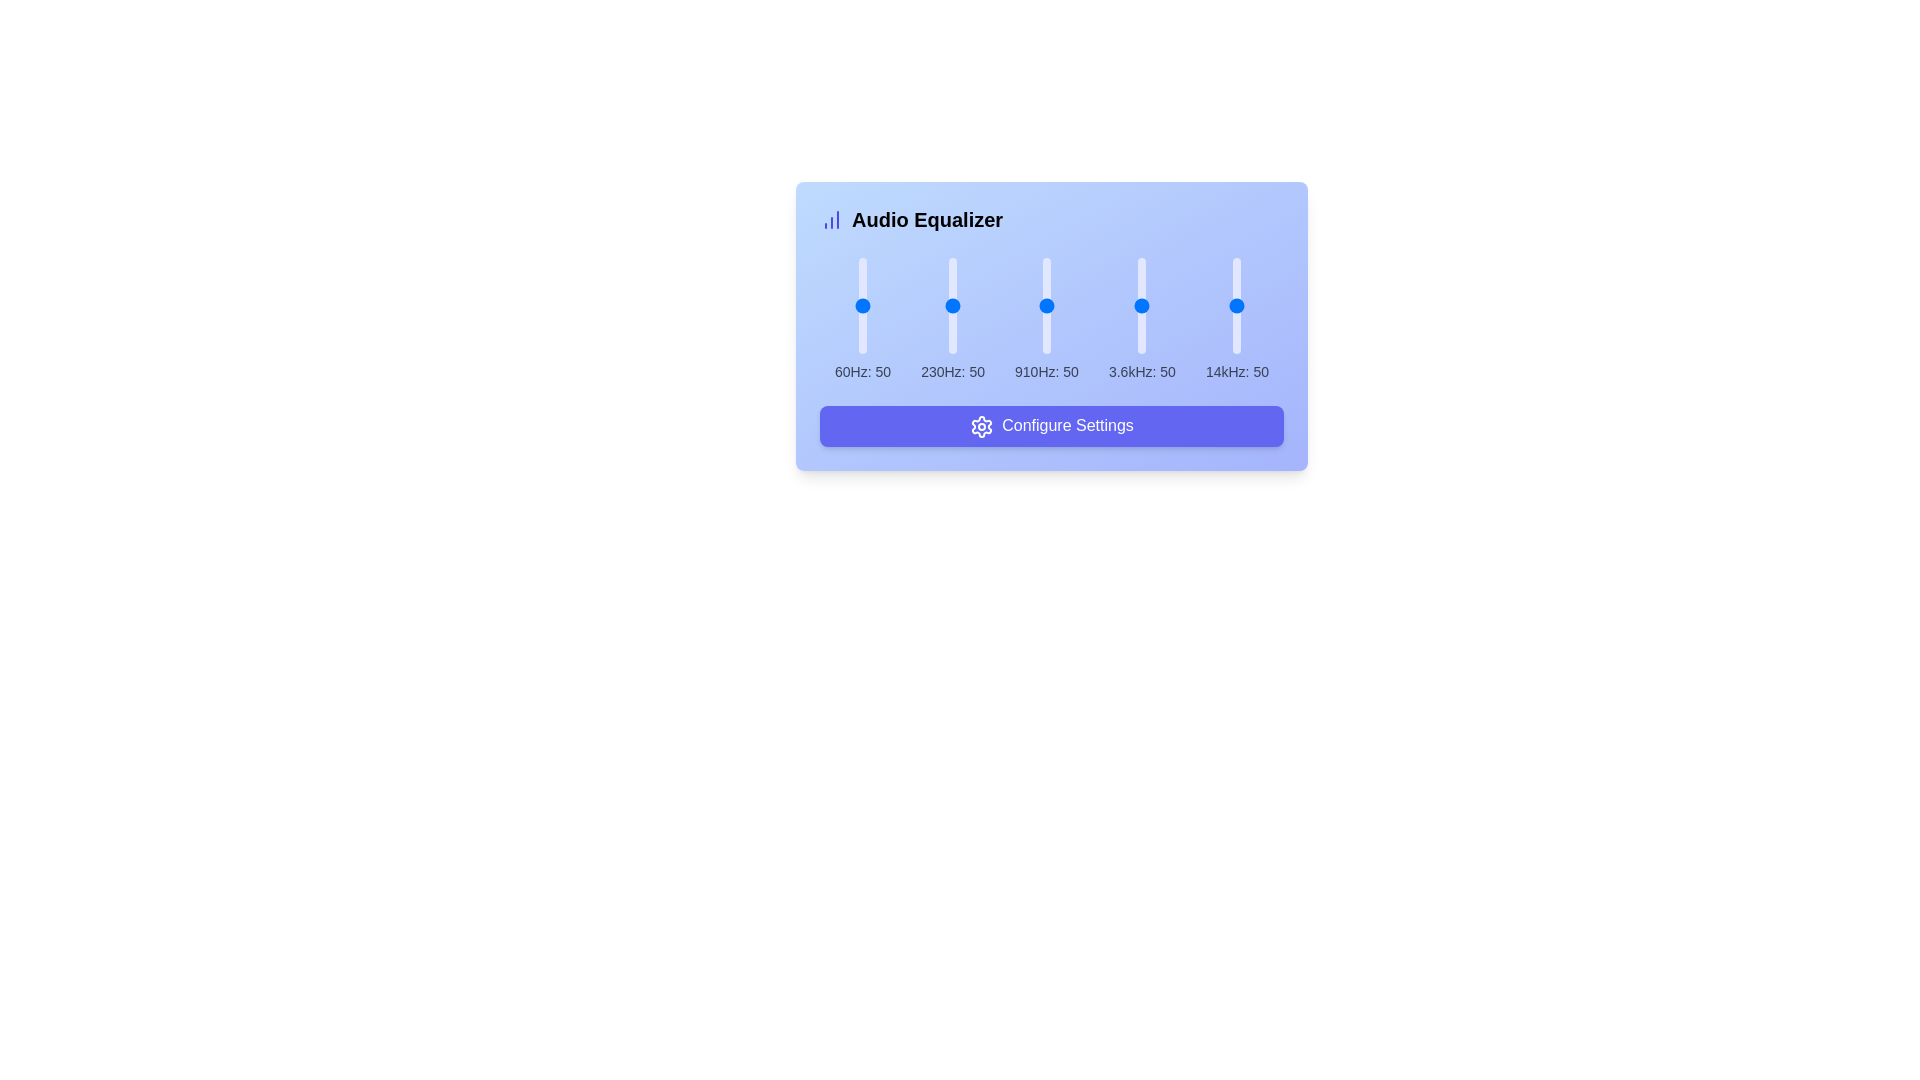  What do you see at coordinates (1236, 342) in the screenshot?
I see `the slider value` at bounding box center [1236, 342].